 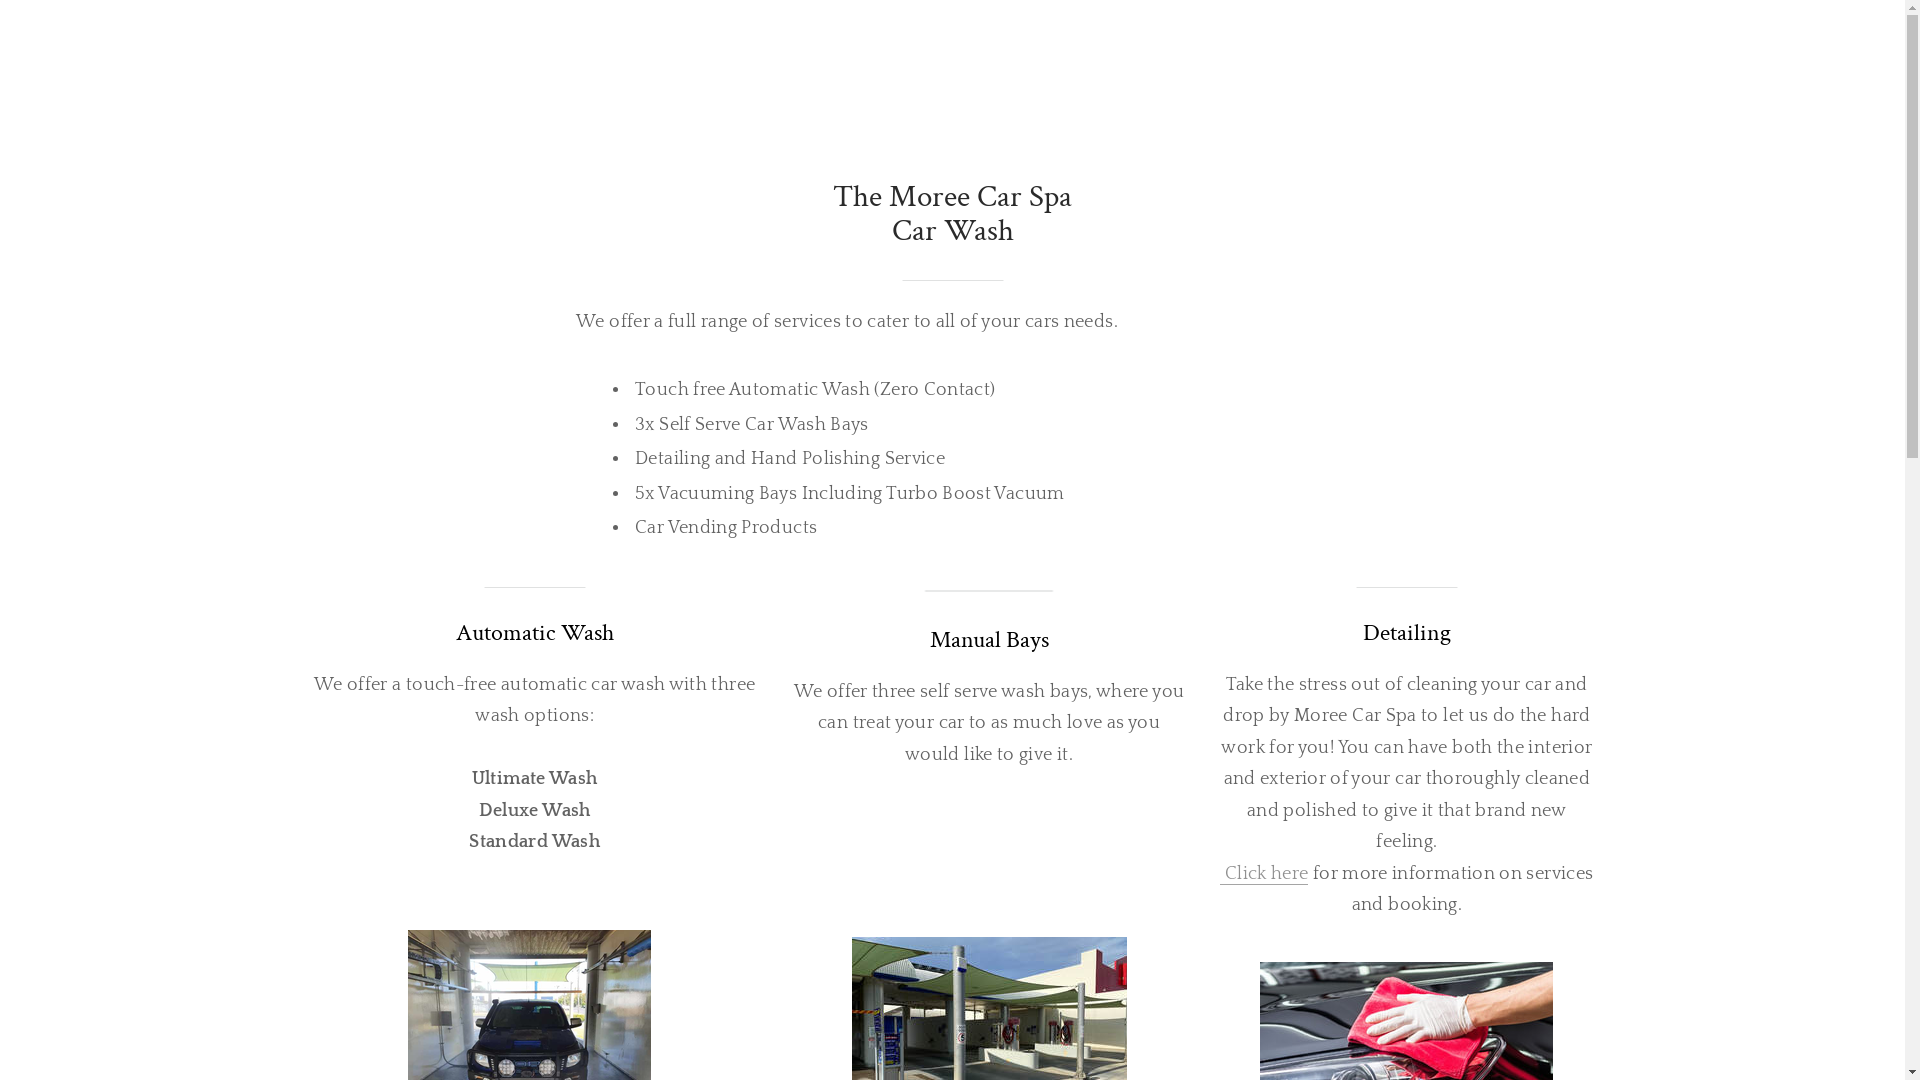 I want to click on ' Click here', so click(x=1218, y=873).